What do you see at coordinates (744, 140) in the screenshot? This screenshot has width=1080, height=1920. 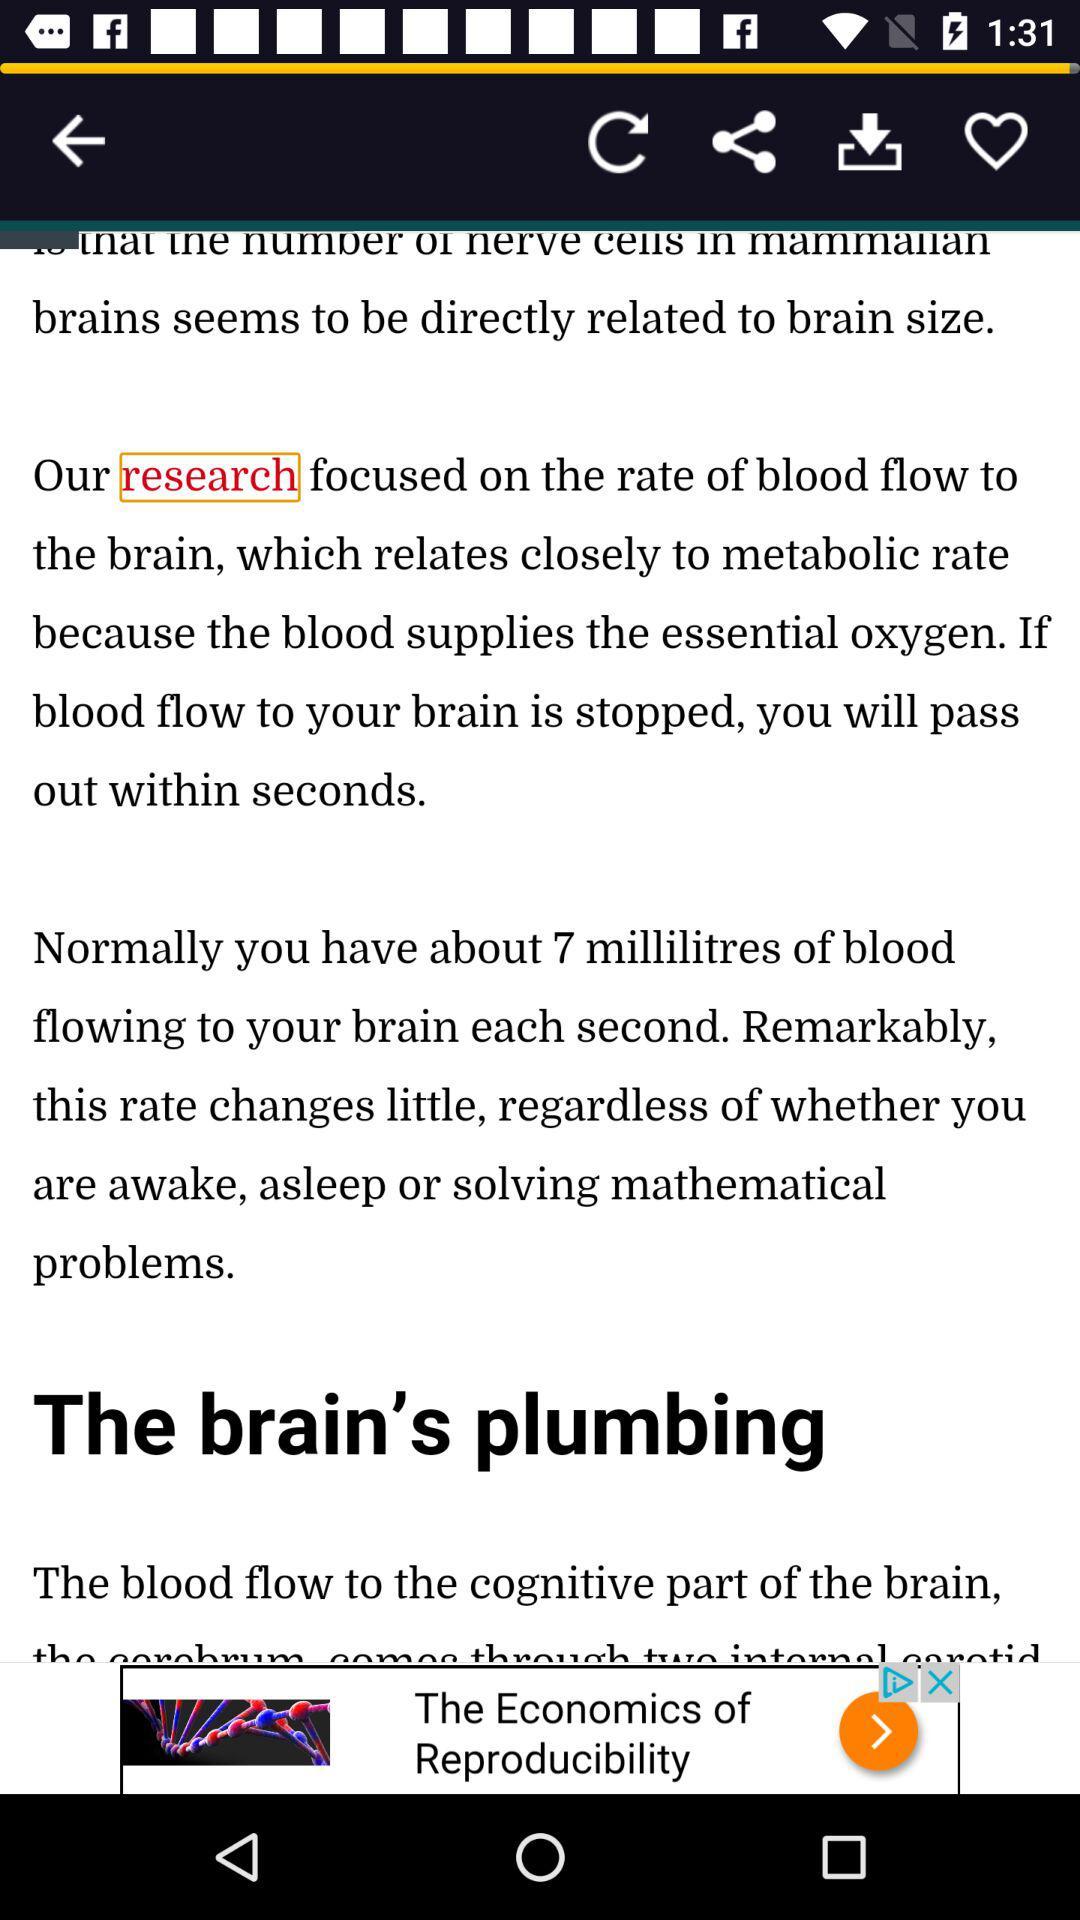 I see `the share icon` at bounding box center [744, 140].